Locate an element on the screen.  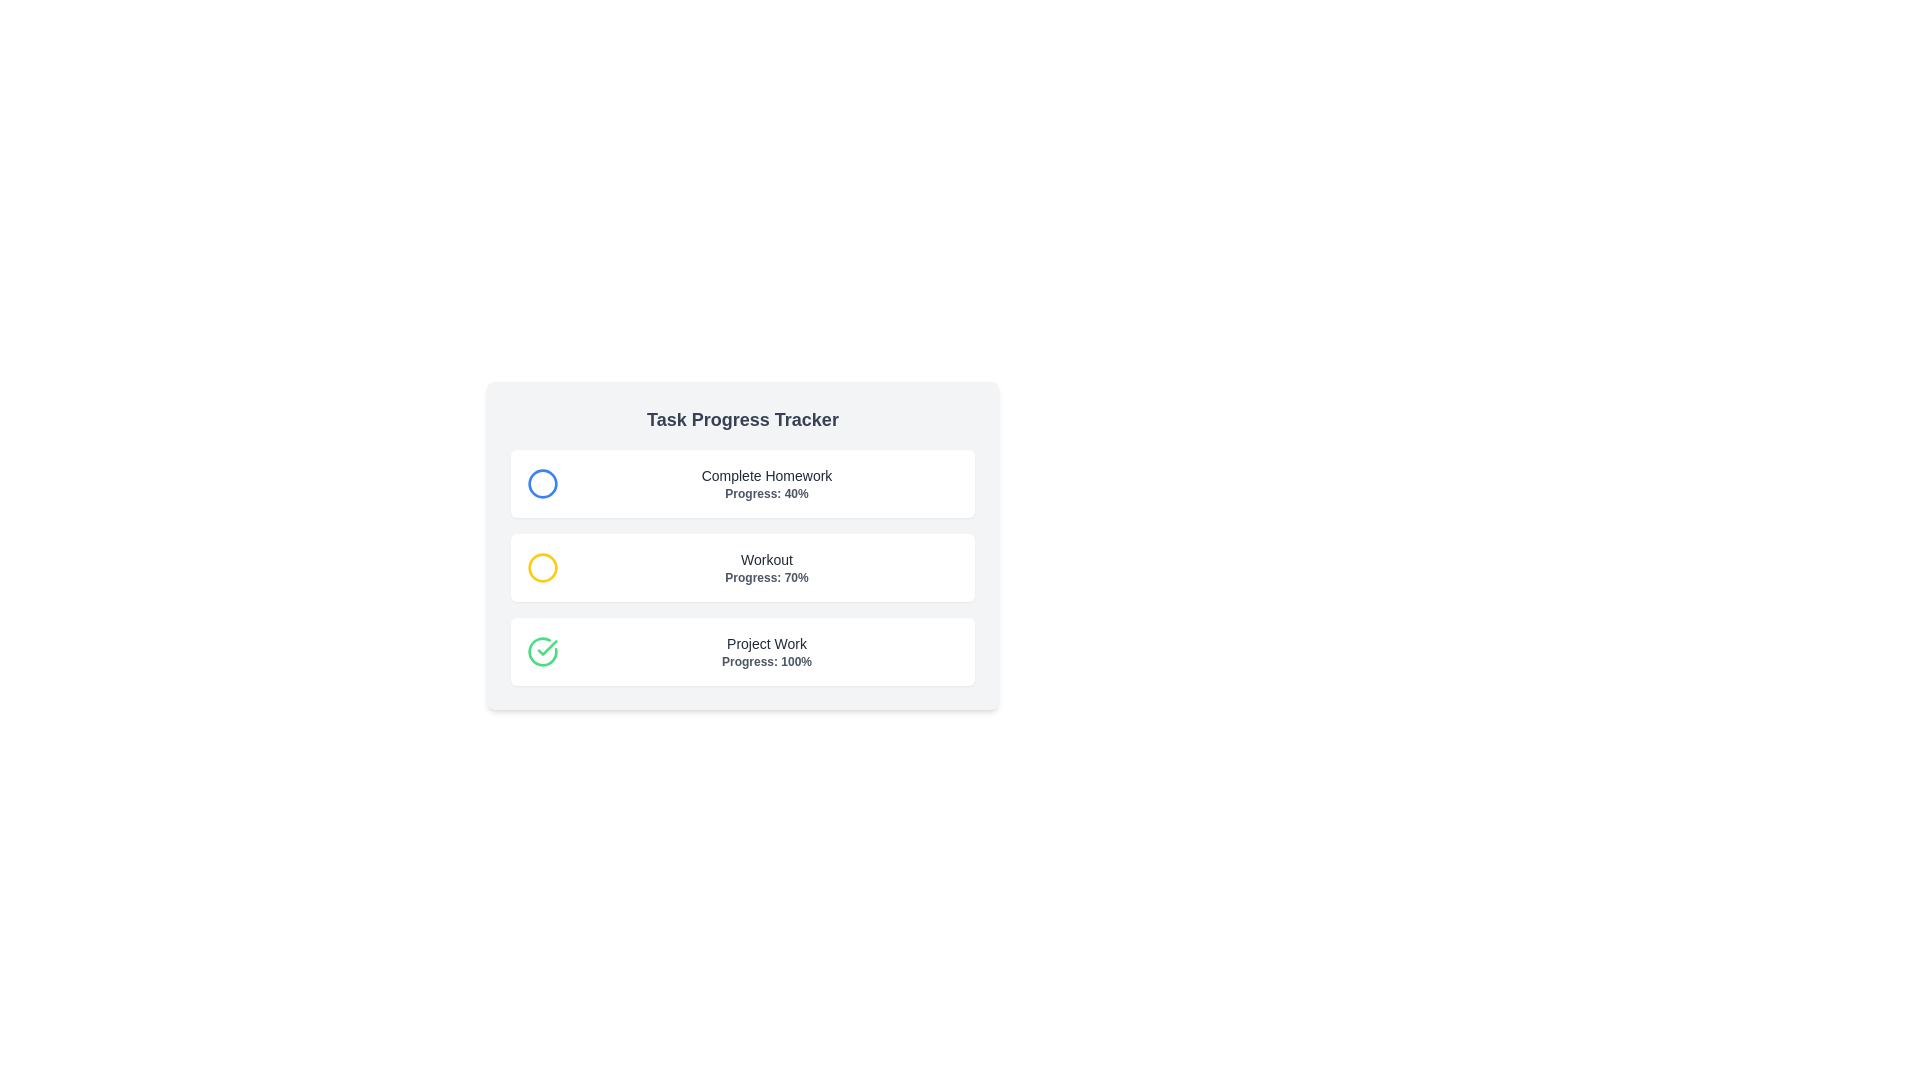
the text label displaying 'Progress: 70%' which is located directly below the 'Workout' text in a card layout is located at coordinates (766, 578).